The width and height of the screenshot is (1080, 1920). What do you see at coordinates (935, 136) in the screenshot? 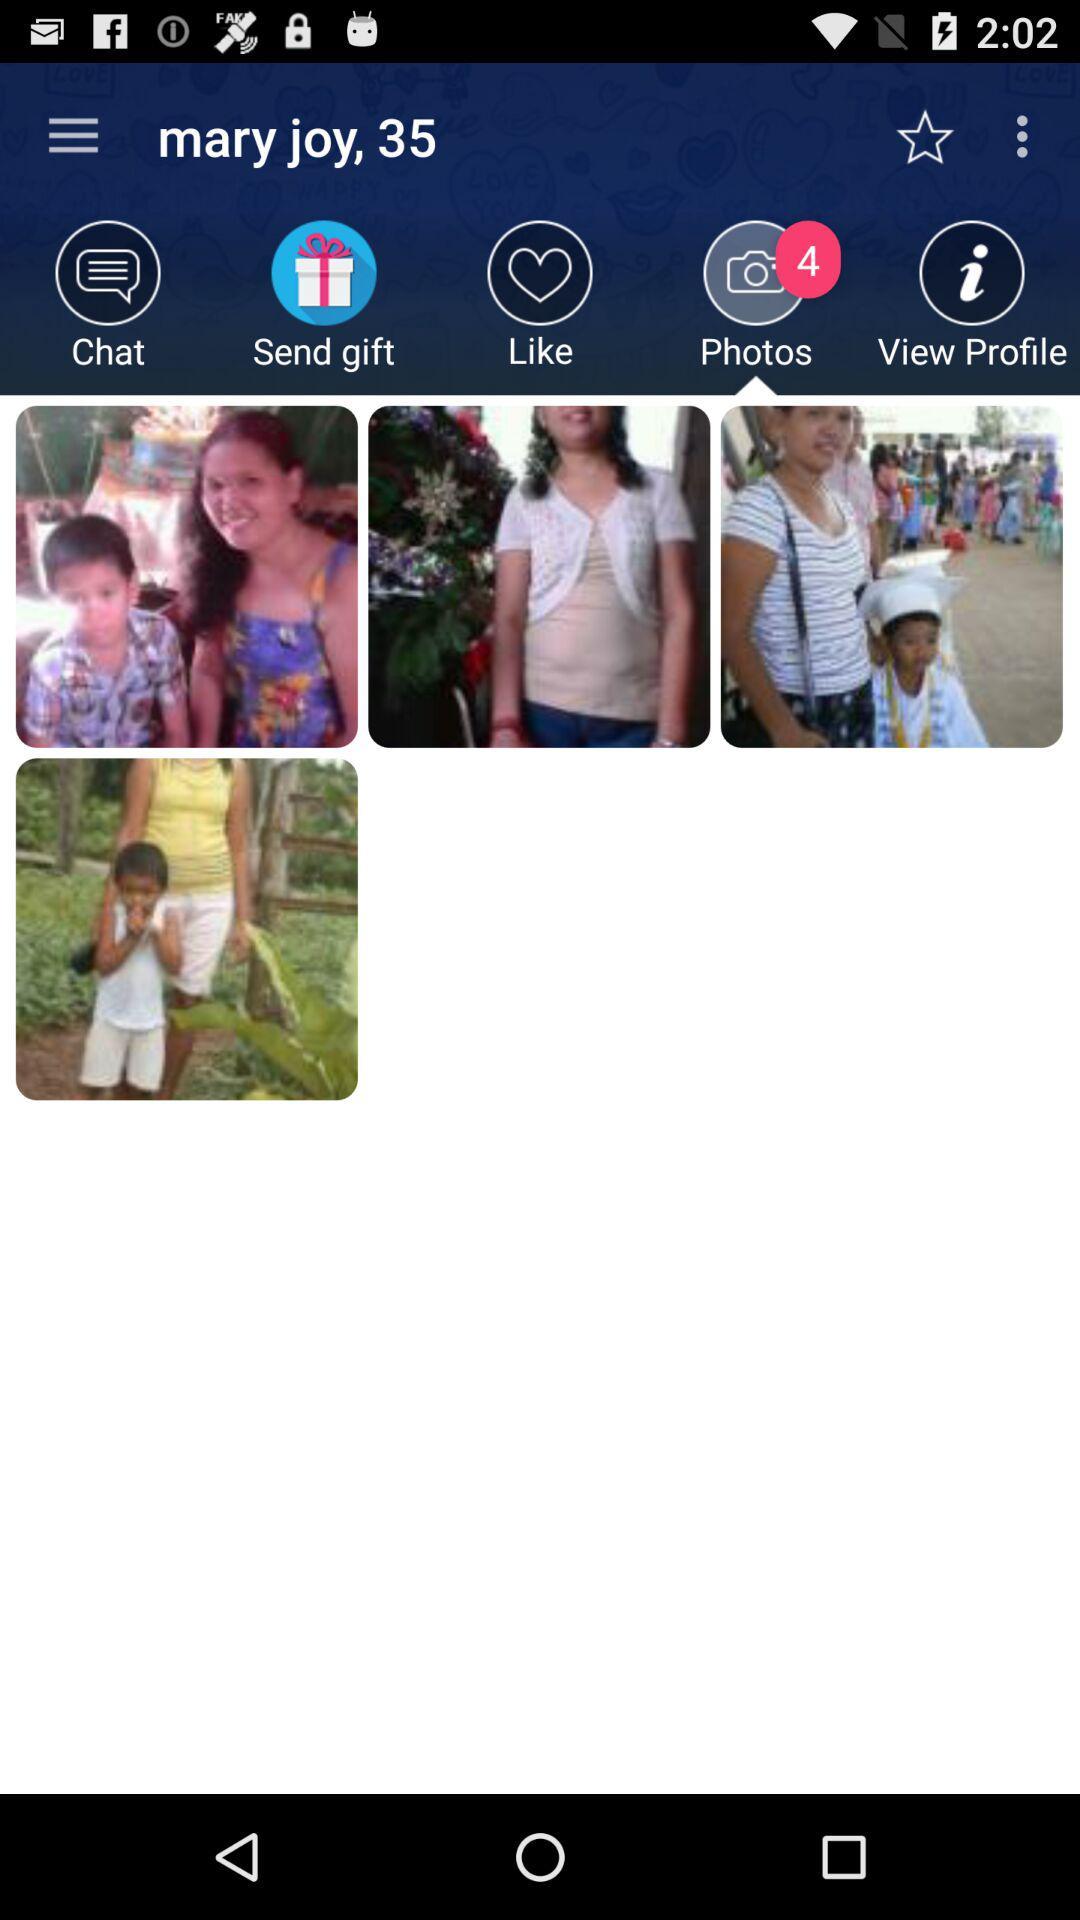
I see `the star icon` at bounding box center [935, 136].